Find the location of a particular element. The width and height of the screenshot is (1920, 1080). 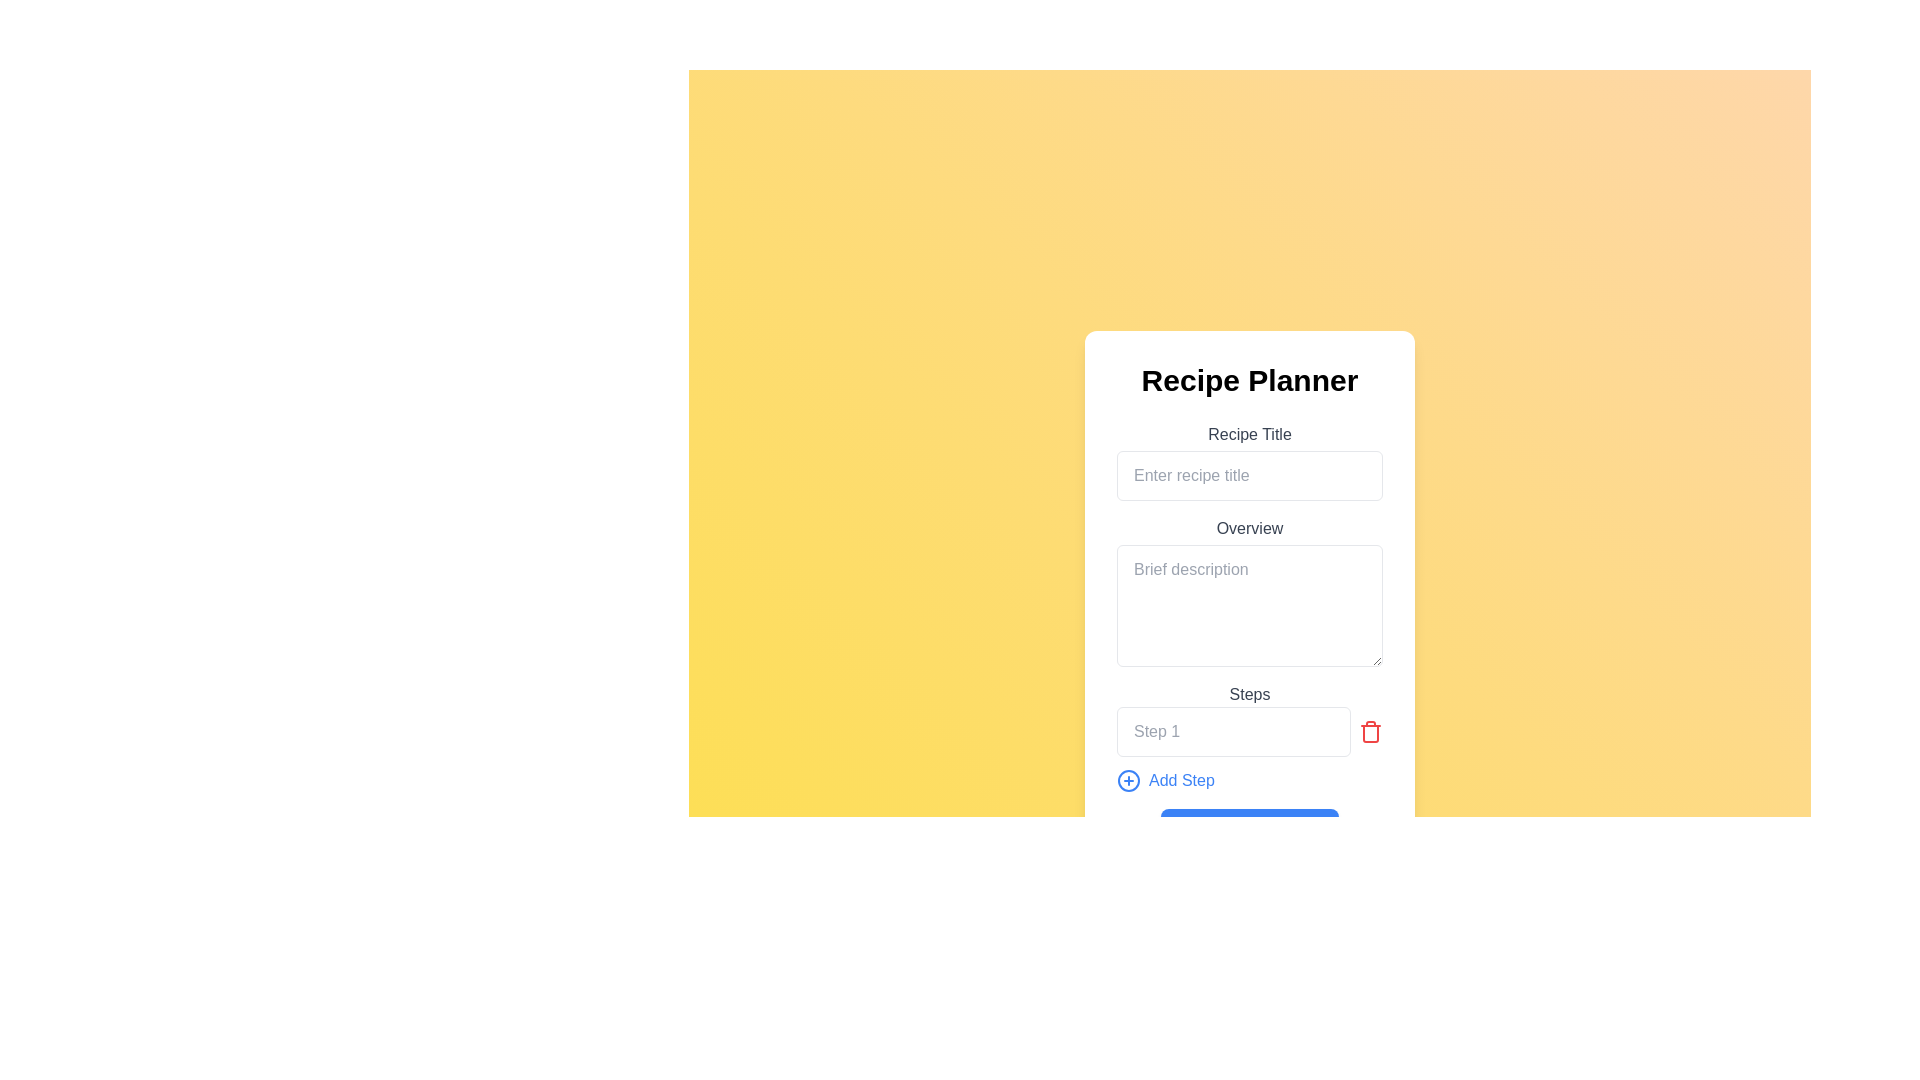

the 'Recipe Title' label, which provides context for the 'Enter recipe title' input field located directly below it is located at coordinates (1248, 433).